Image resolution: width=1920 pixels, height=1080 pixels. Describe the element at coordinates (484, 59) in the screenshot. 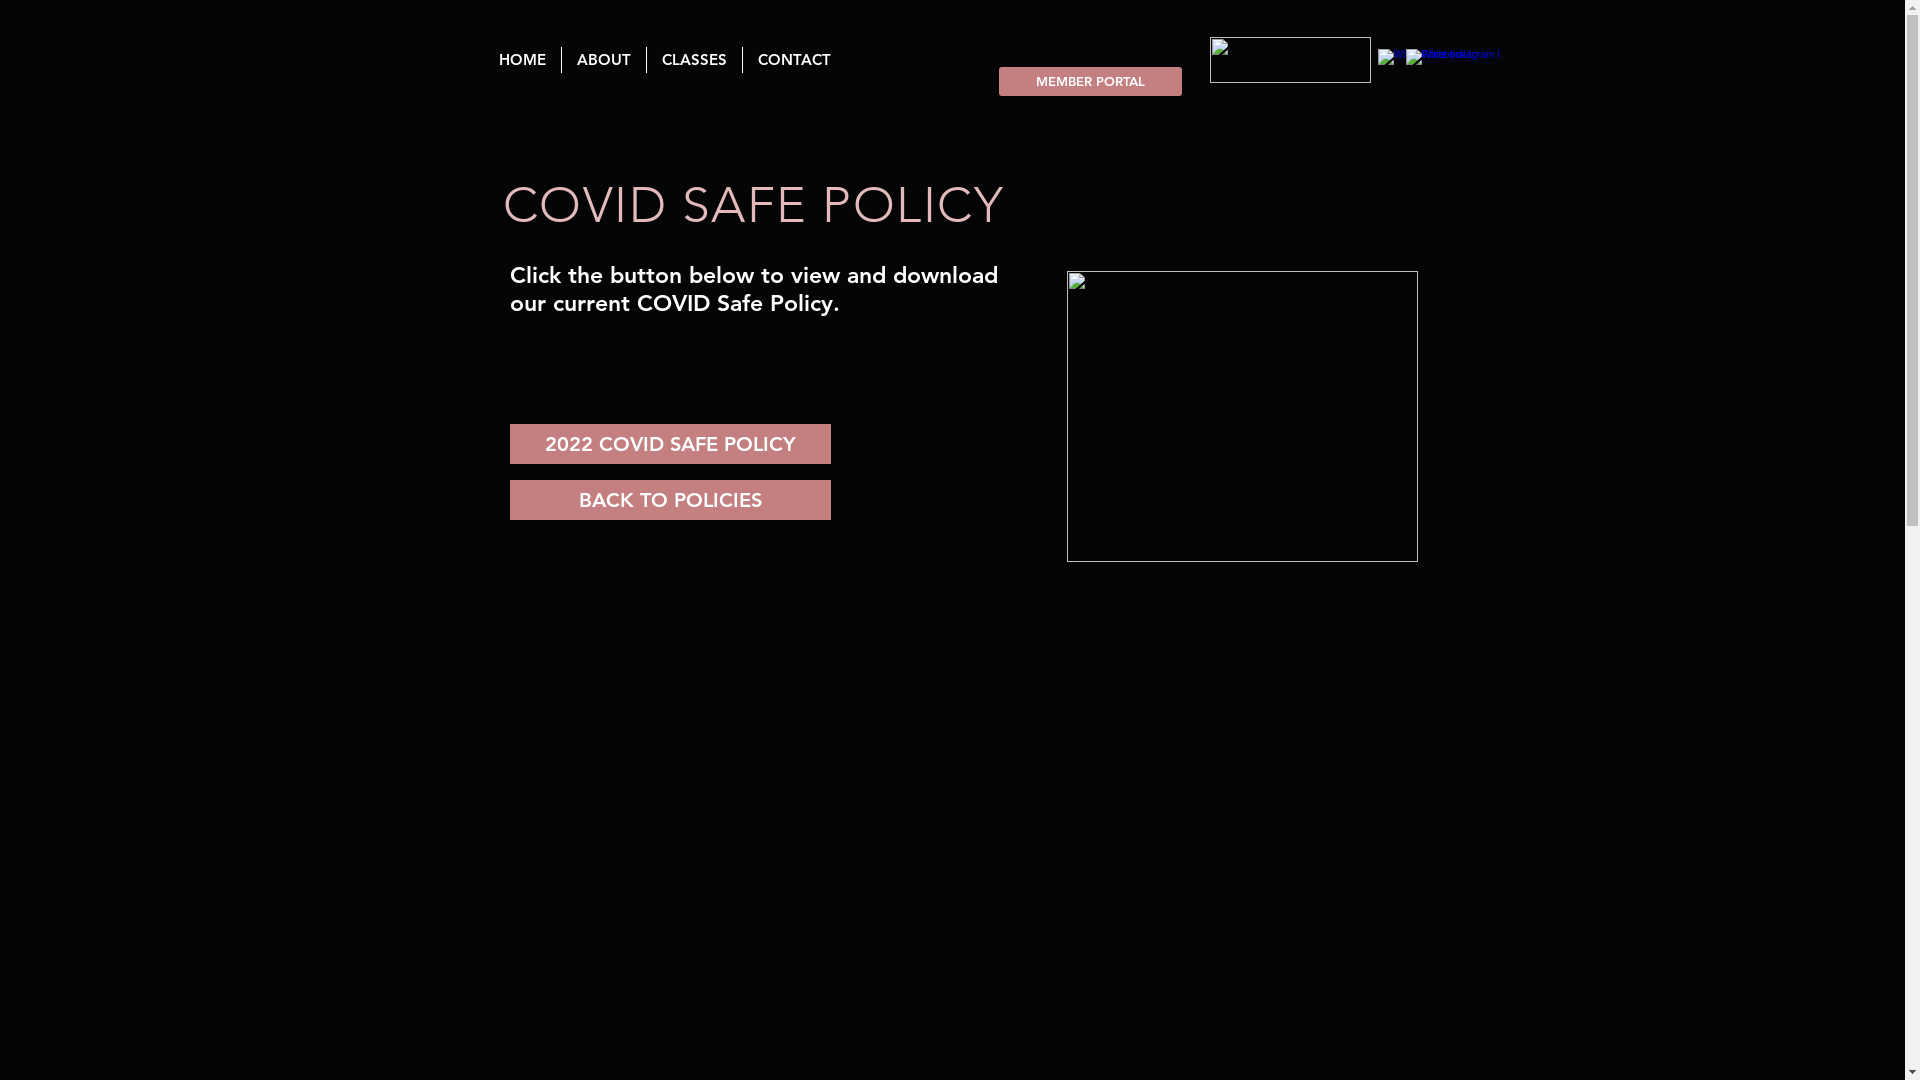

I see `'HOME'` at that location.